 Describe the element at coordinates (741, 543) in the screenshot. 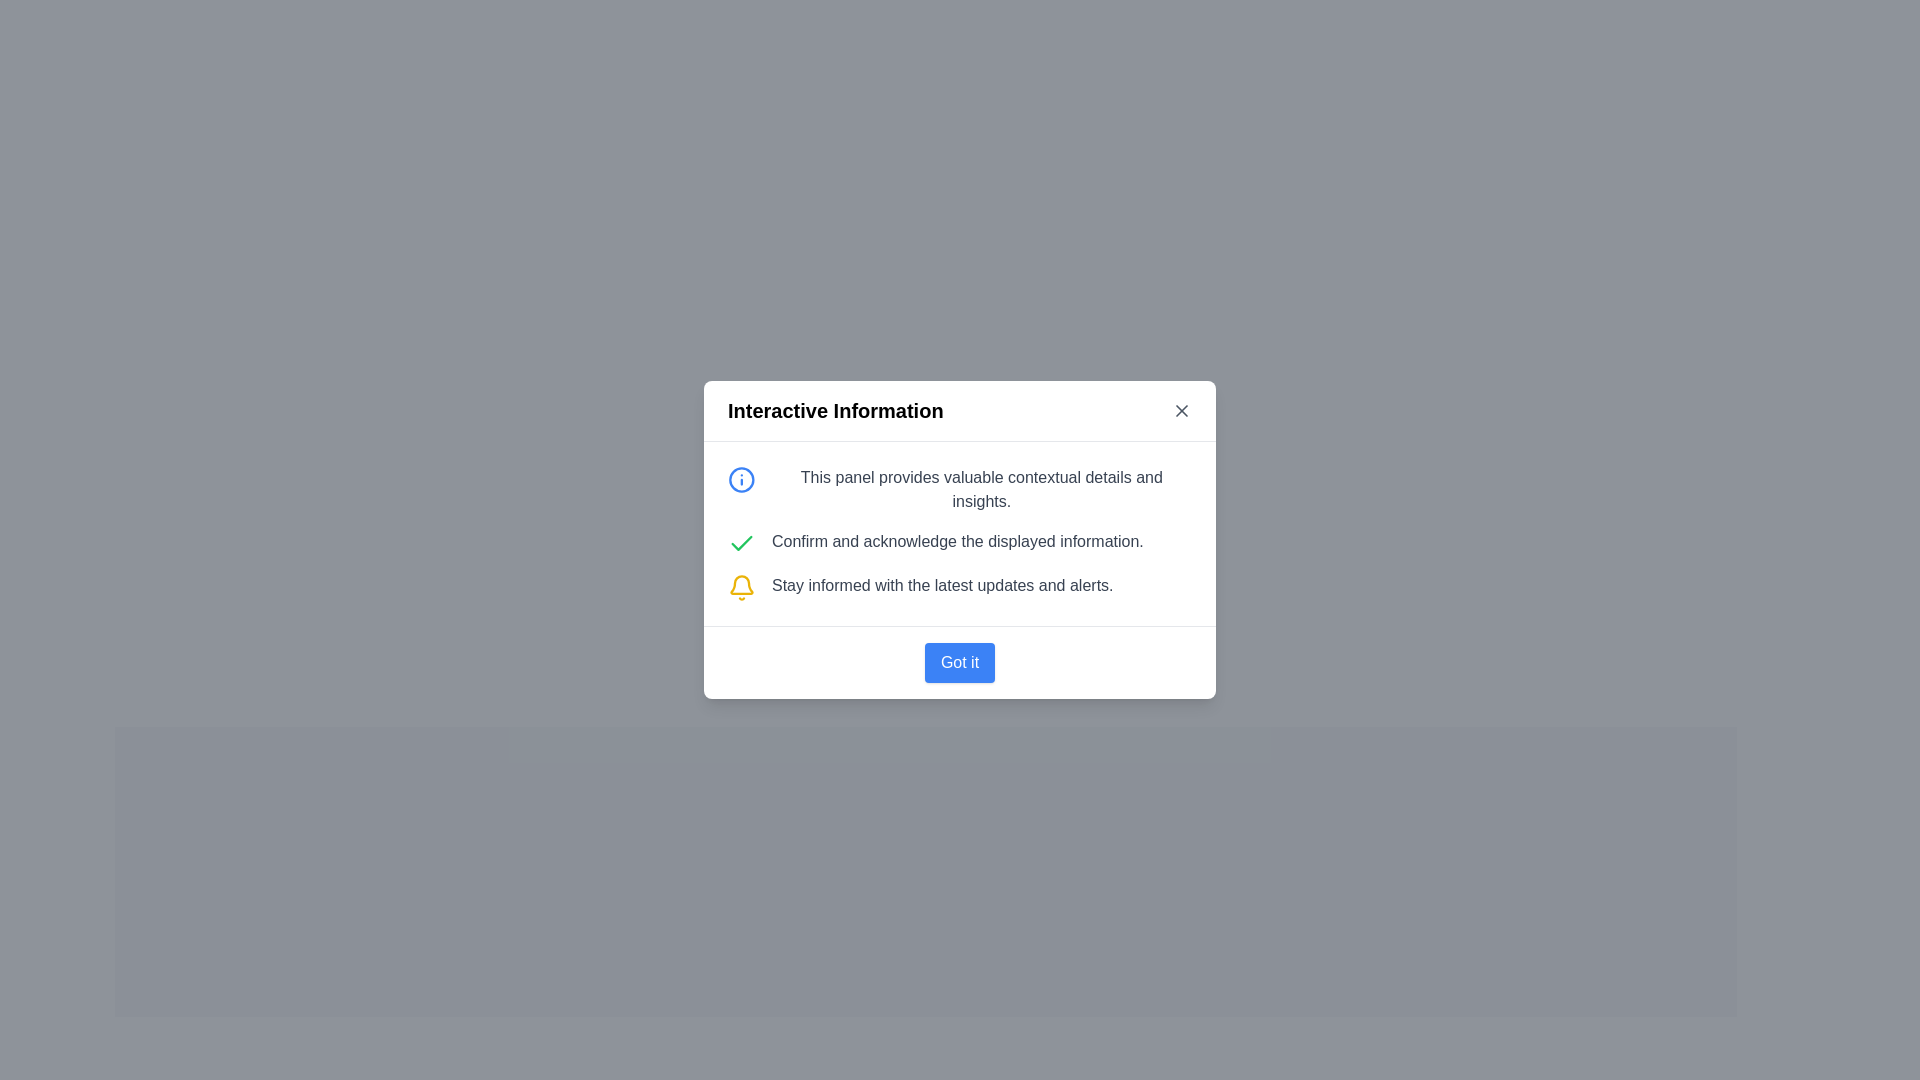

I see `the leftmost confirmation icon located in the second row, which signifies success or completion, before the text 'Confirm and acknowledge the displayed information.'` at that location.